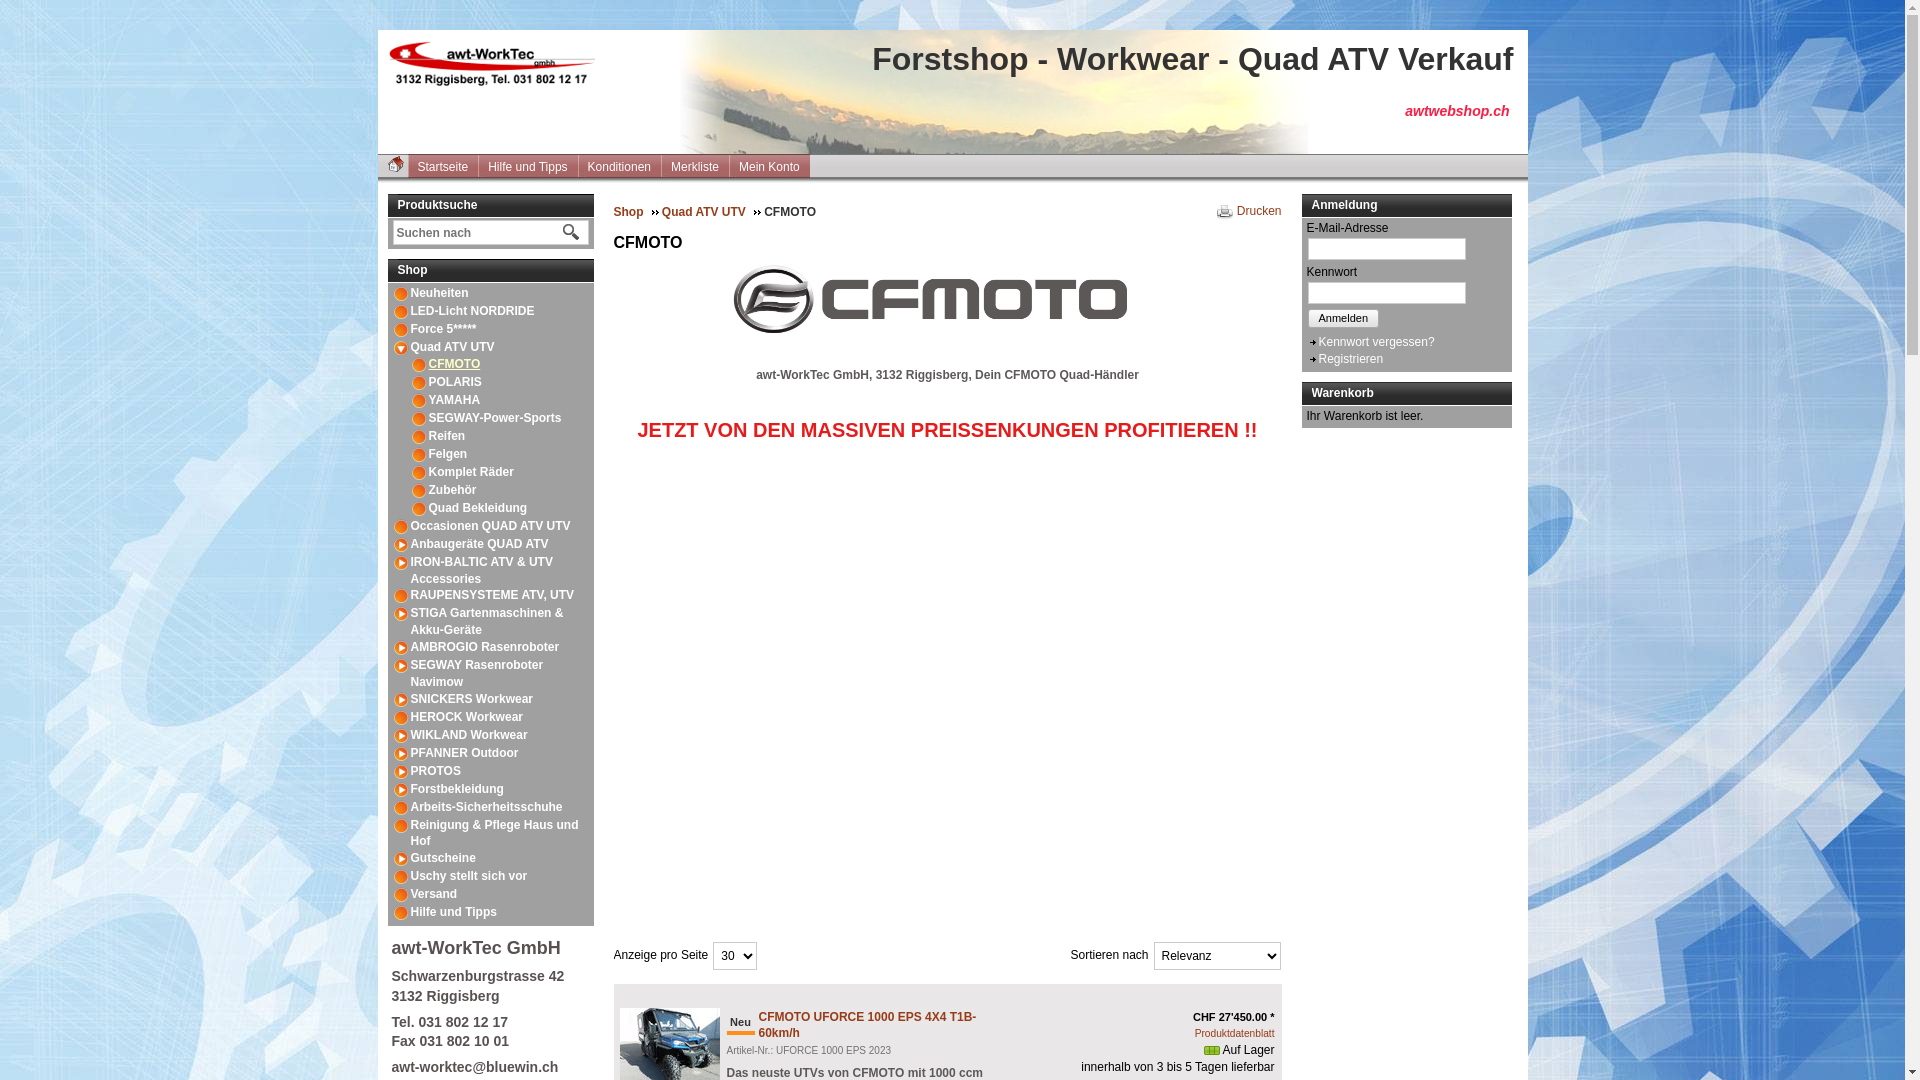  What do you see at coordinates (477, 507) in the screenshot?
I see `'Quad Bekleidung'` at bounding box center [477, 507].